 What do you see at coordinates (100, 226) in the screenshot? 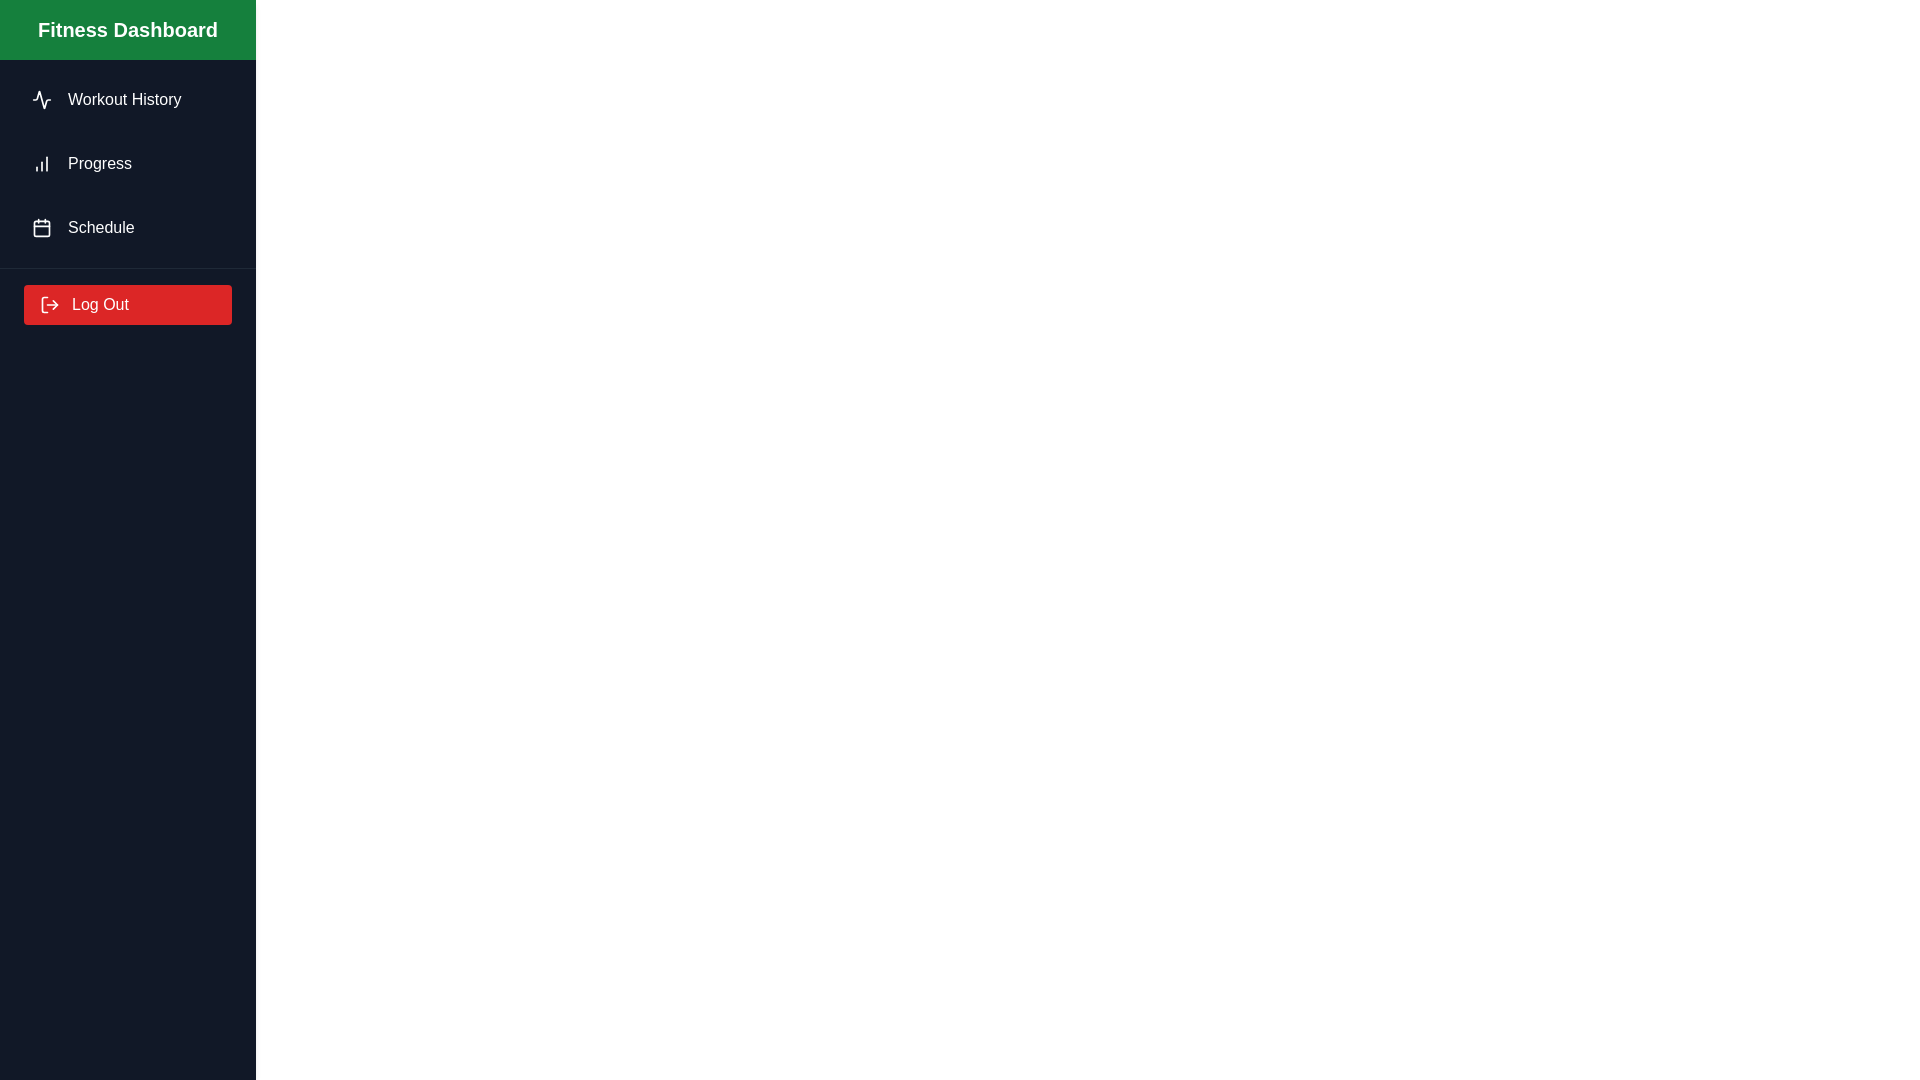
I see `the 'Schedule' text label located in the sidebar, which serves as a navigation link for the Schedule section` at bounding box center [100, 226].